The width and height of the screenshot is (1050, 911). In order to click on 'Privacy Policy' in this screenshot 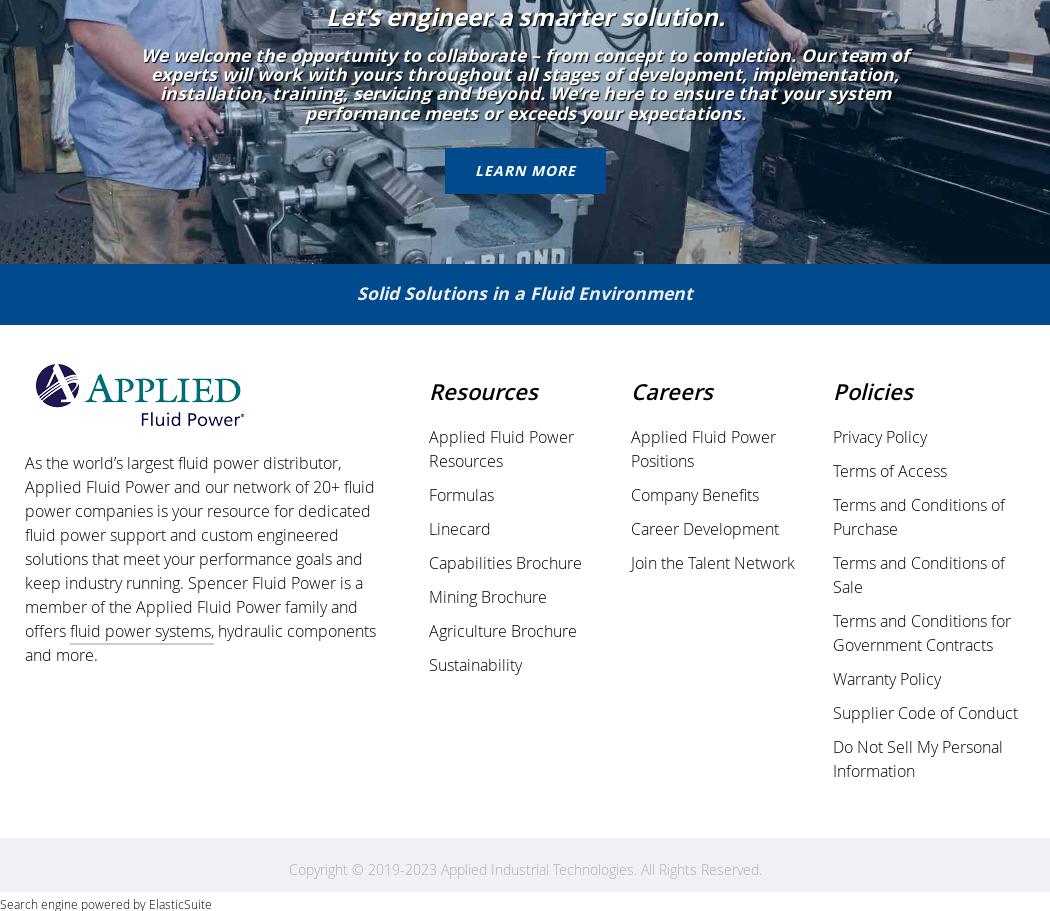, I will do `click(879, 436)`.